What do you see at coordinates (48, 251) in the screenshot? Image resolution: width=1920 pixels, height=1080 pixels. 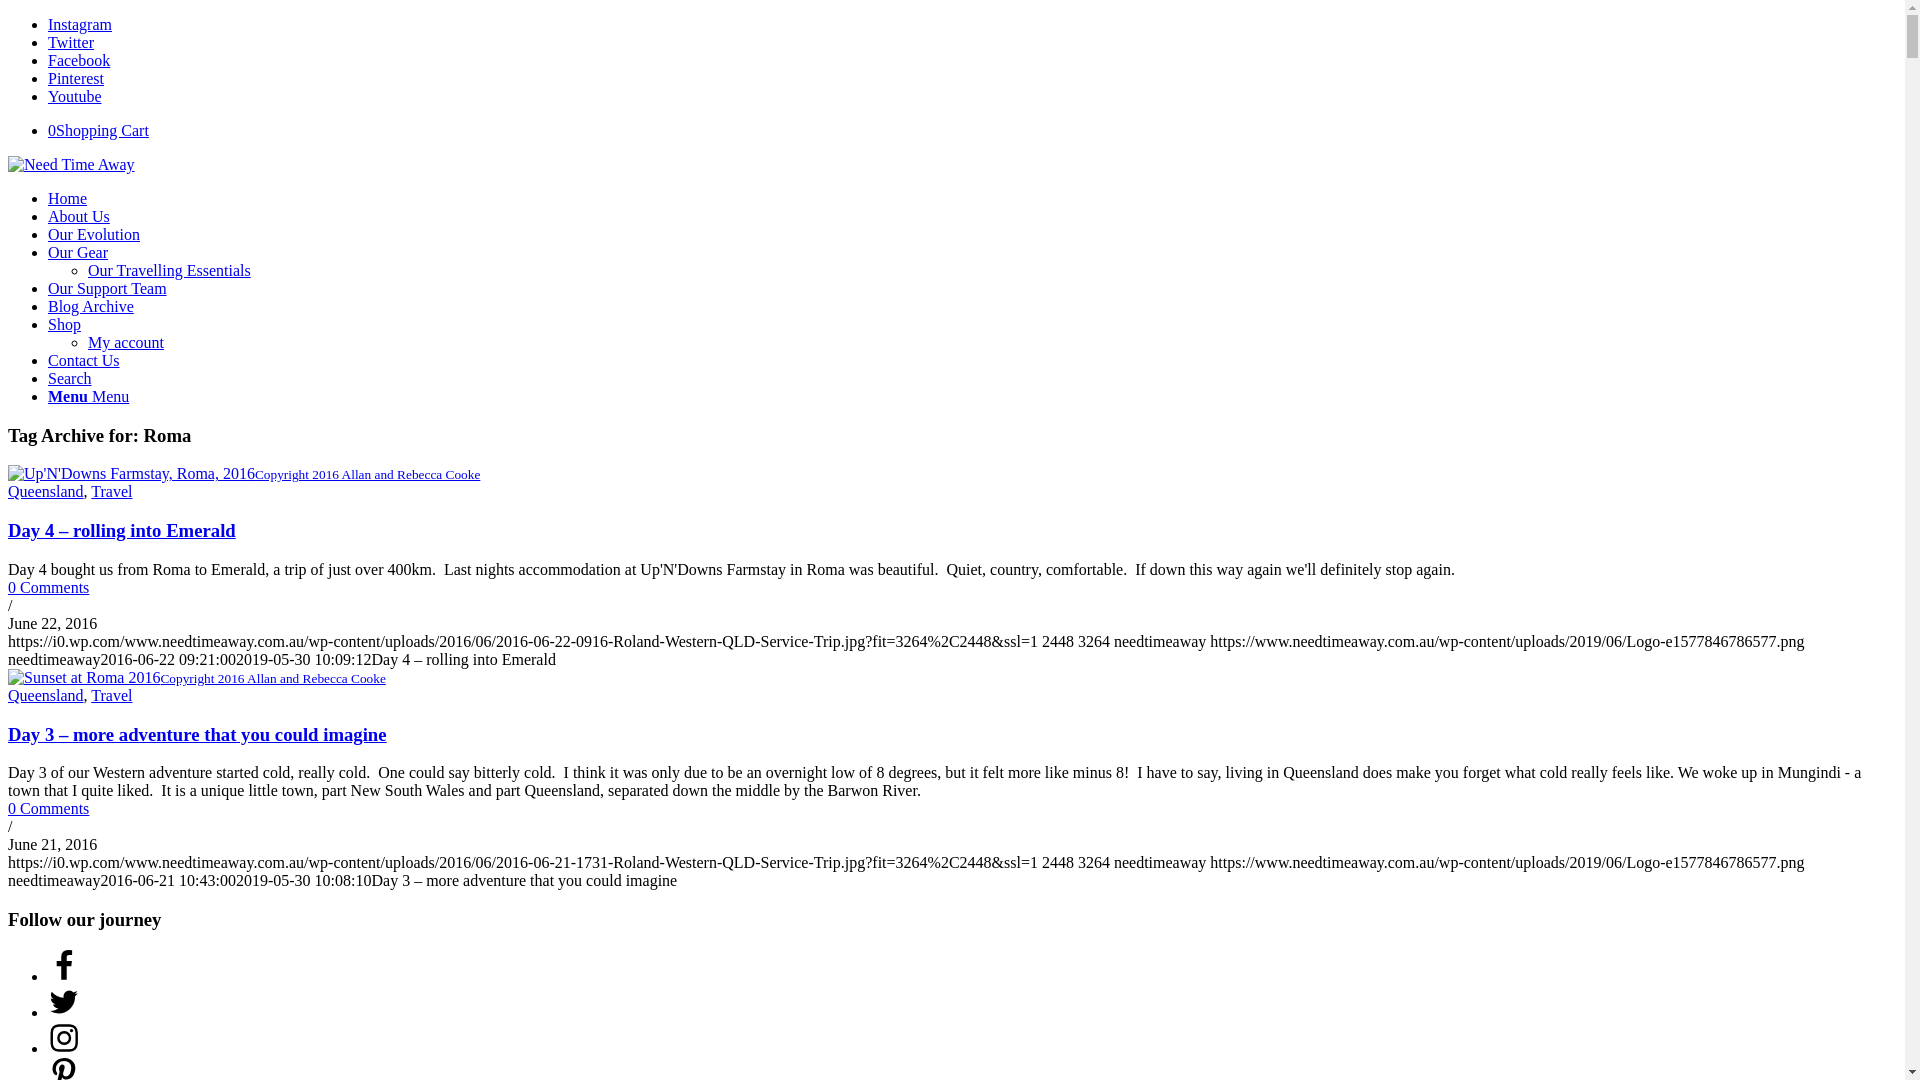 I see `'Our Gear'` at bounding box center [48, 251].